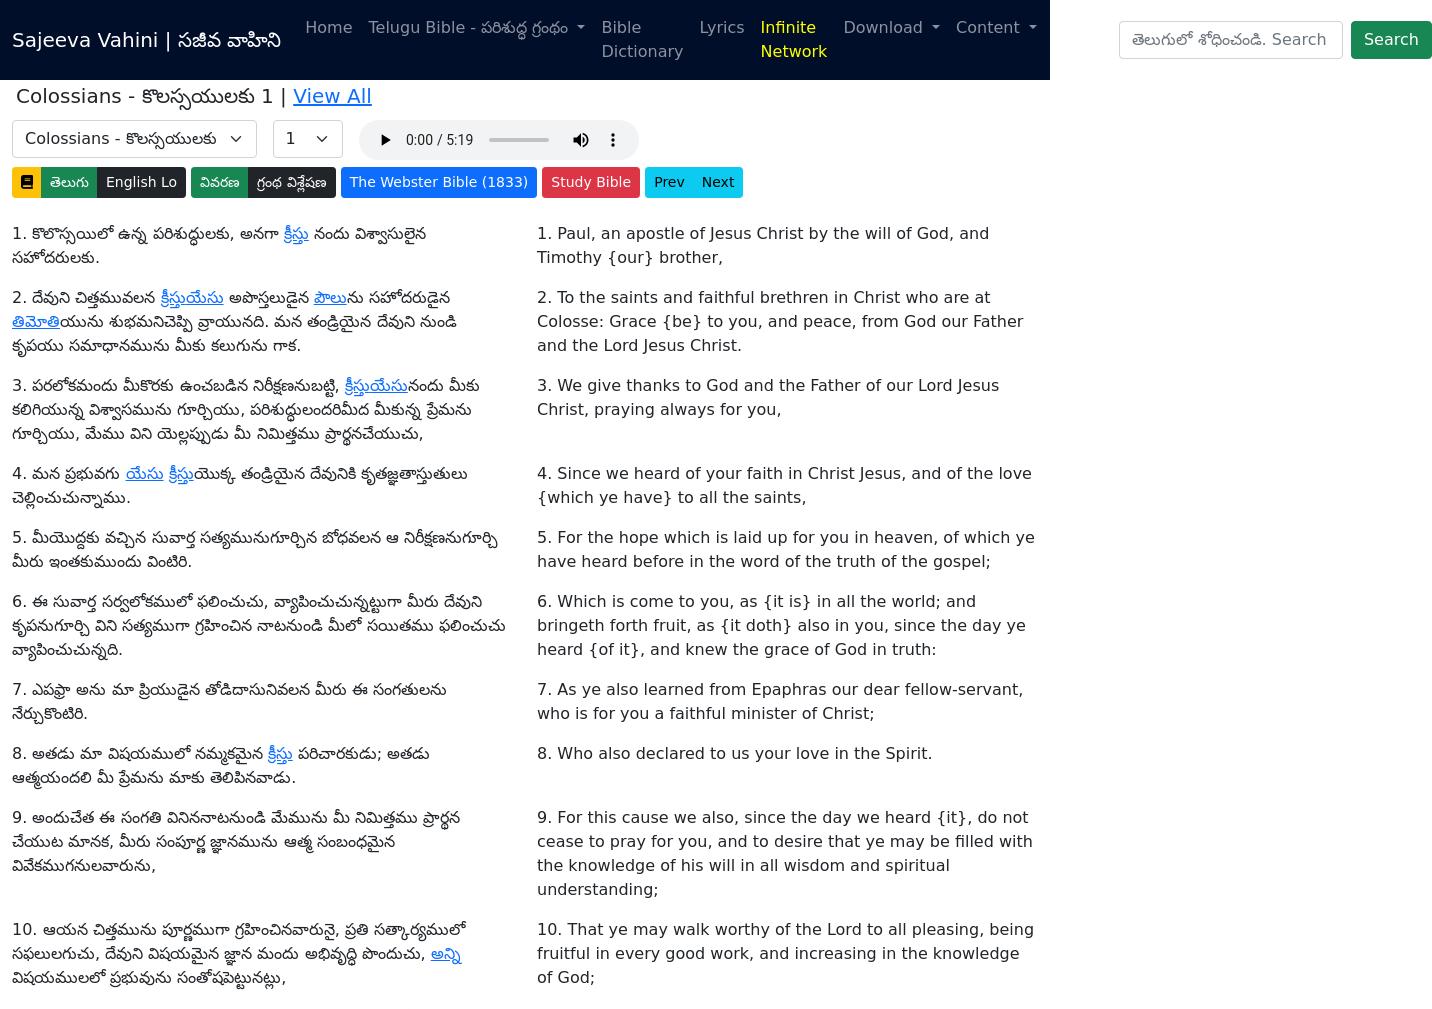  Describe the element at coordinates (253, 145) in the screenshot. I see `'24. ఇప్పుడు మీకొరకు నేను అనుభవించుచున్న శ్రమల యందు సంతోషించుచు, సంఘము అను ఆయన శరీరము కొరకు'` at that location.